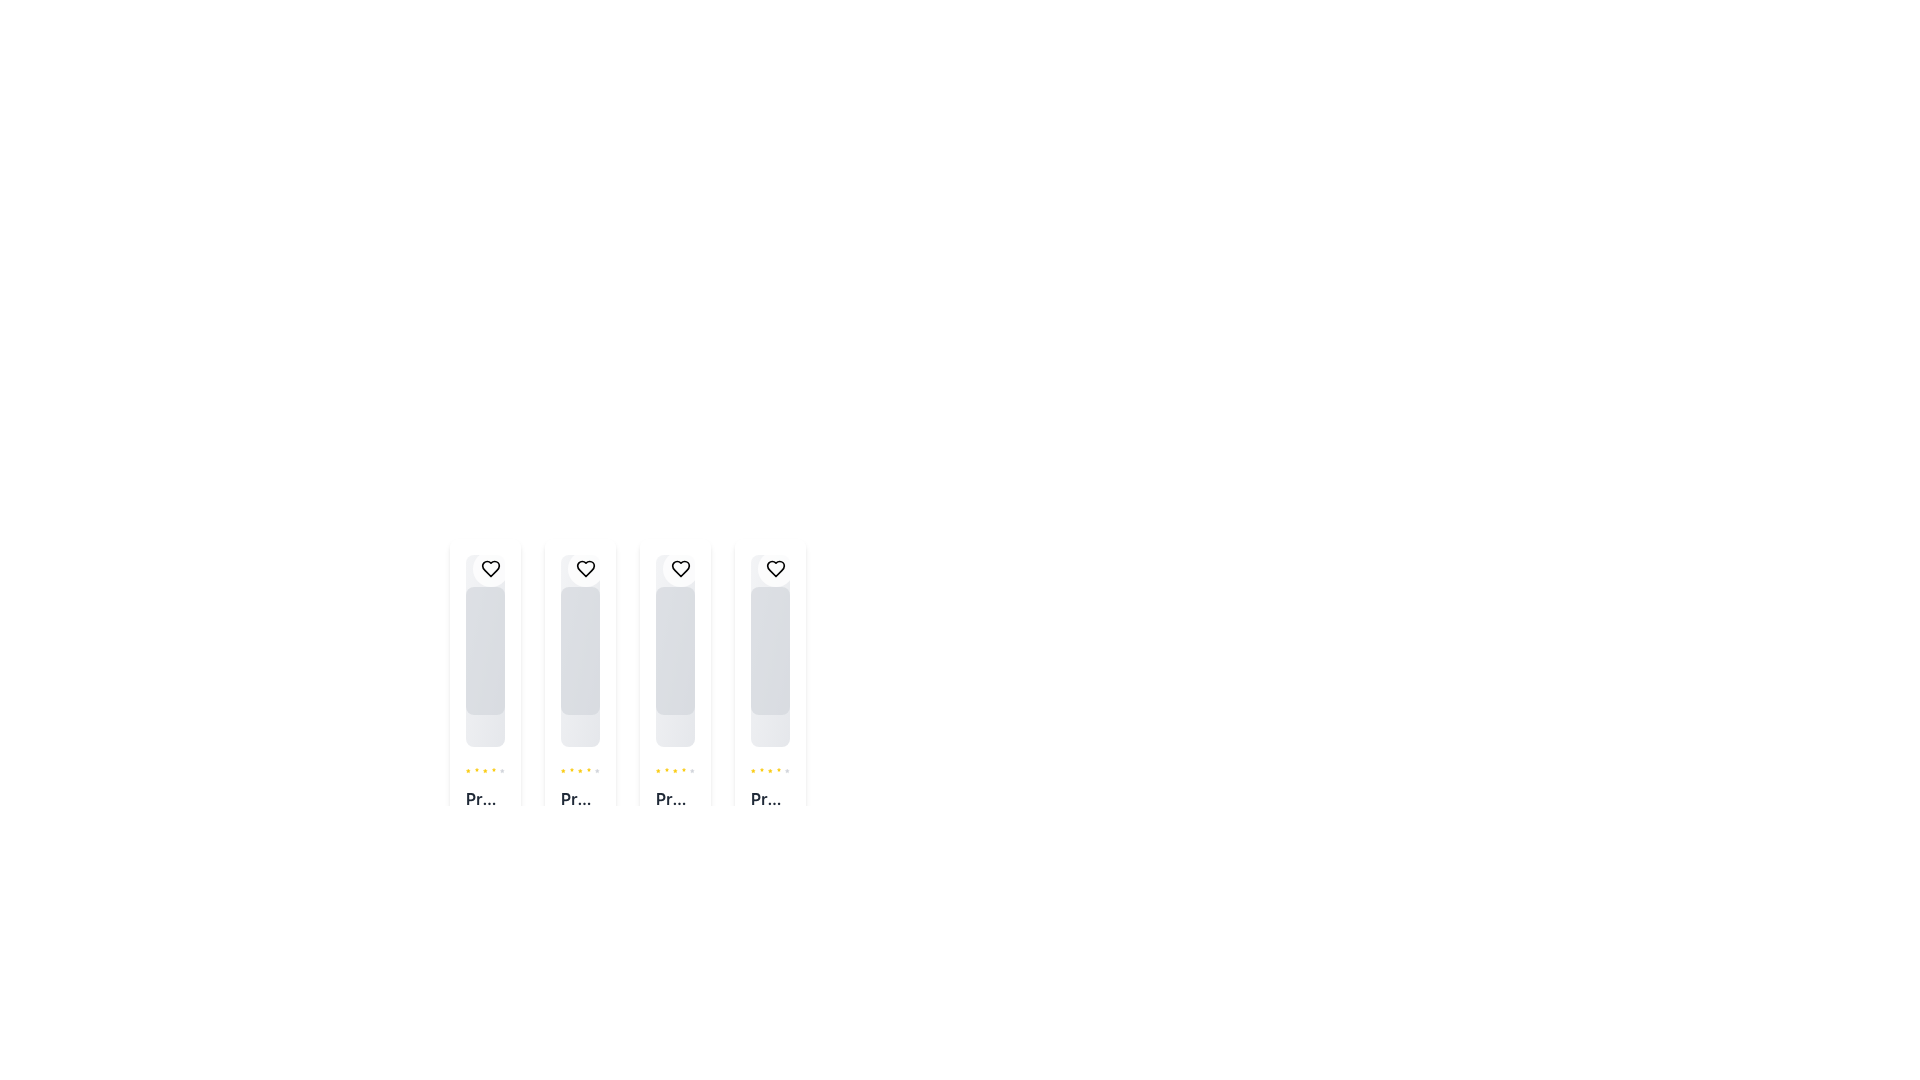 Image resolution: width=1920 pixels, height=1080 pixels. What do you see at coordinates (562, 770) in the screenshot?
I see `the first yellow star-shaped rating icon located under the product preview area` at bounding box center [562, 770].